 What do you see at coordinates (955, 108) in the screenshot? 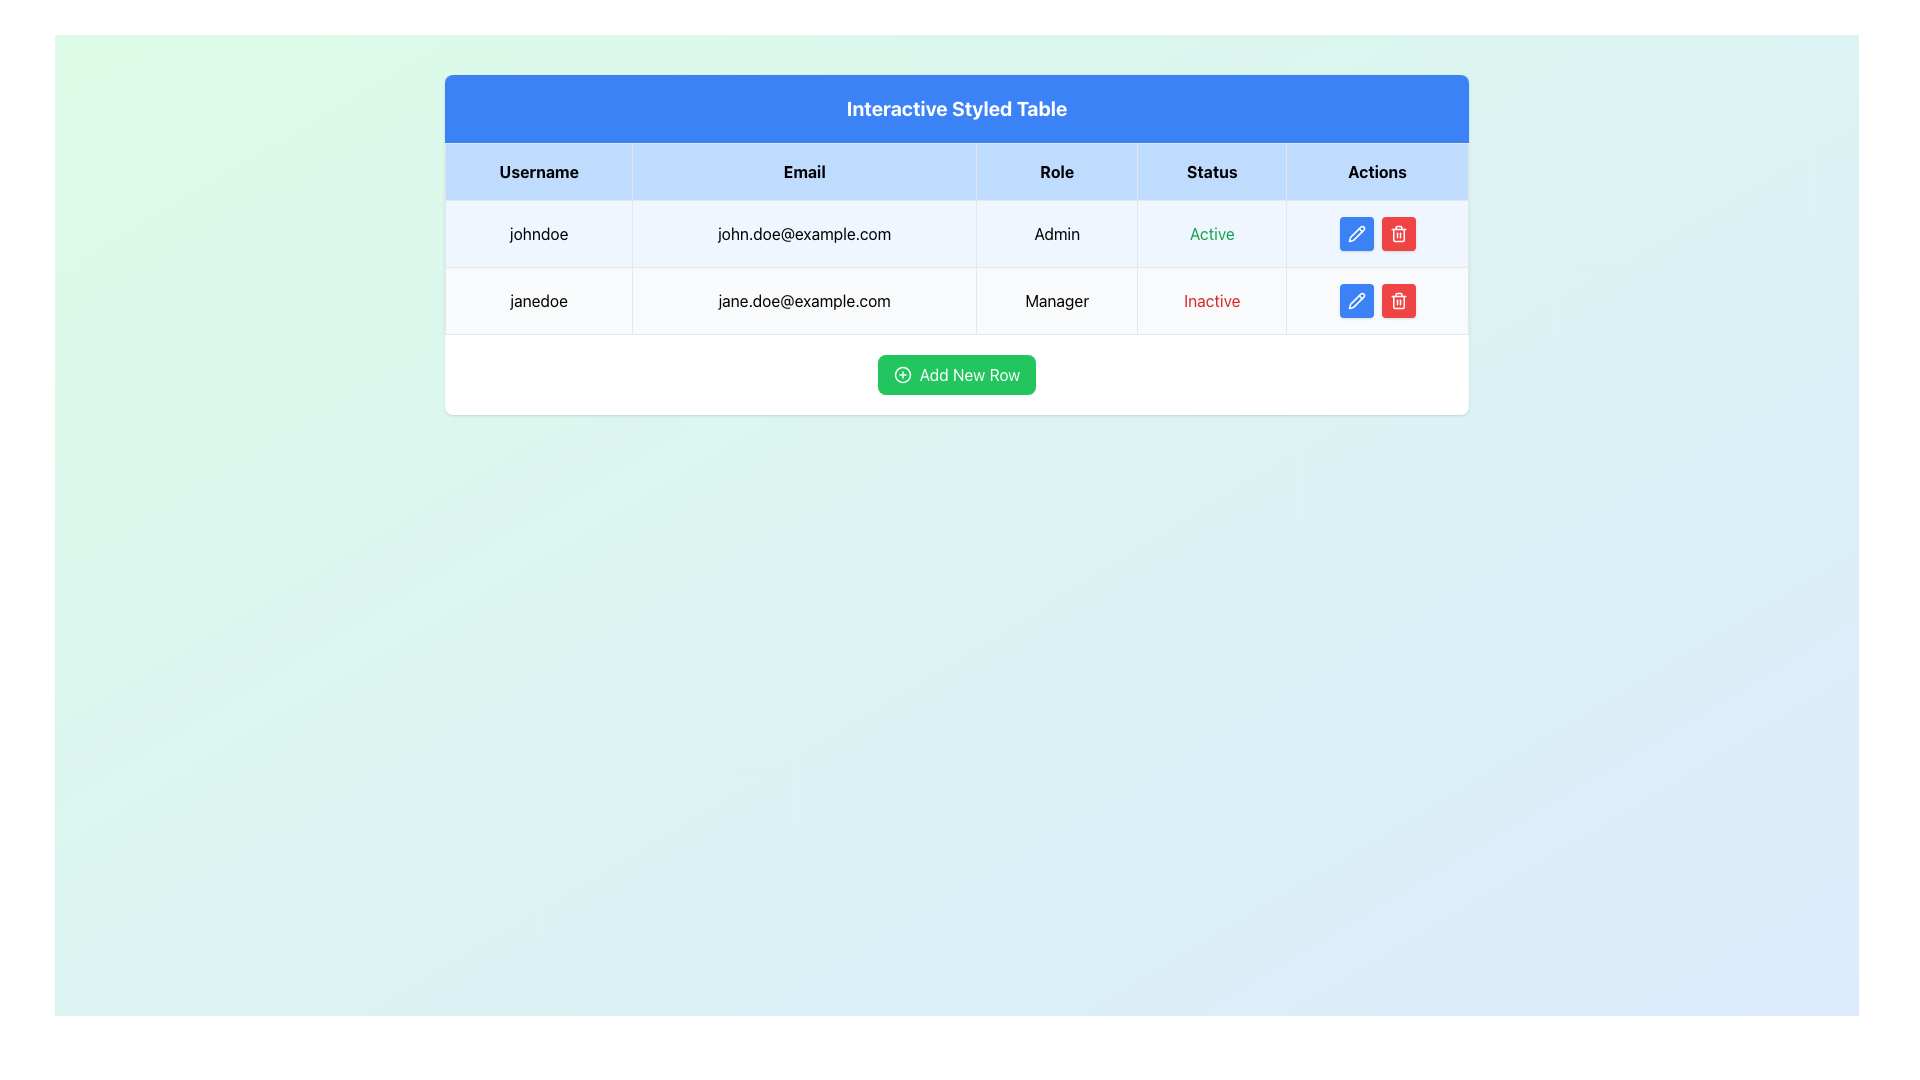
I see `the blue rectangular Static header bar displaying the text 'Interactive Styled Table', located at the top of the structured table` at bounding box center [955, 108].